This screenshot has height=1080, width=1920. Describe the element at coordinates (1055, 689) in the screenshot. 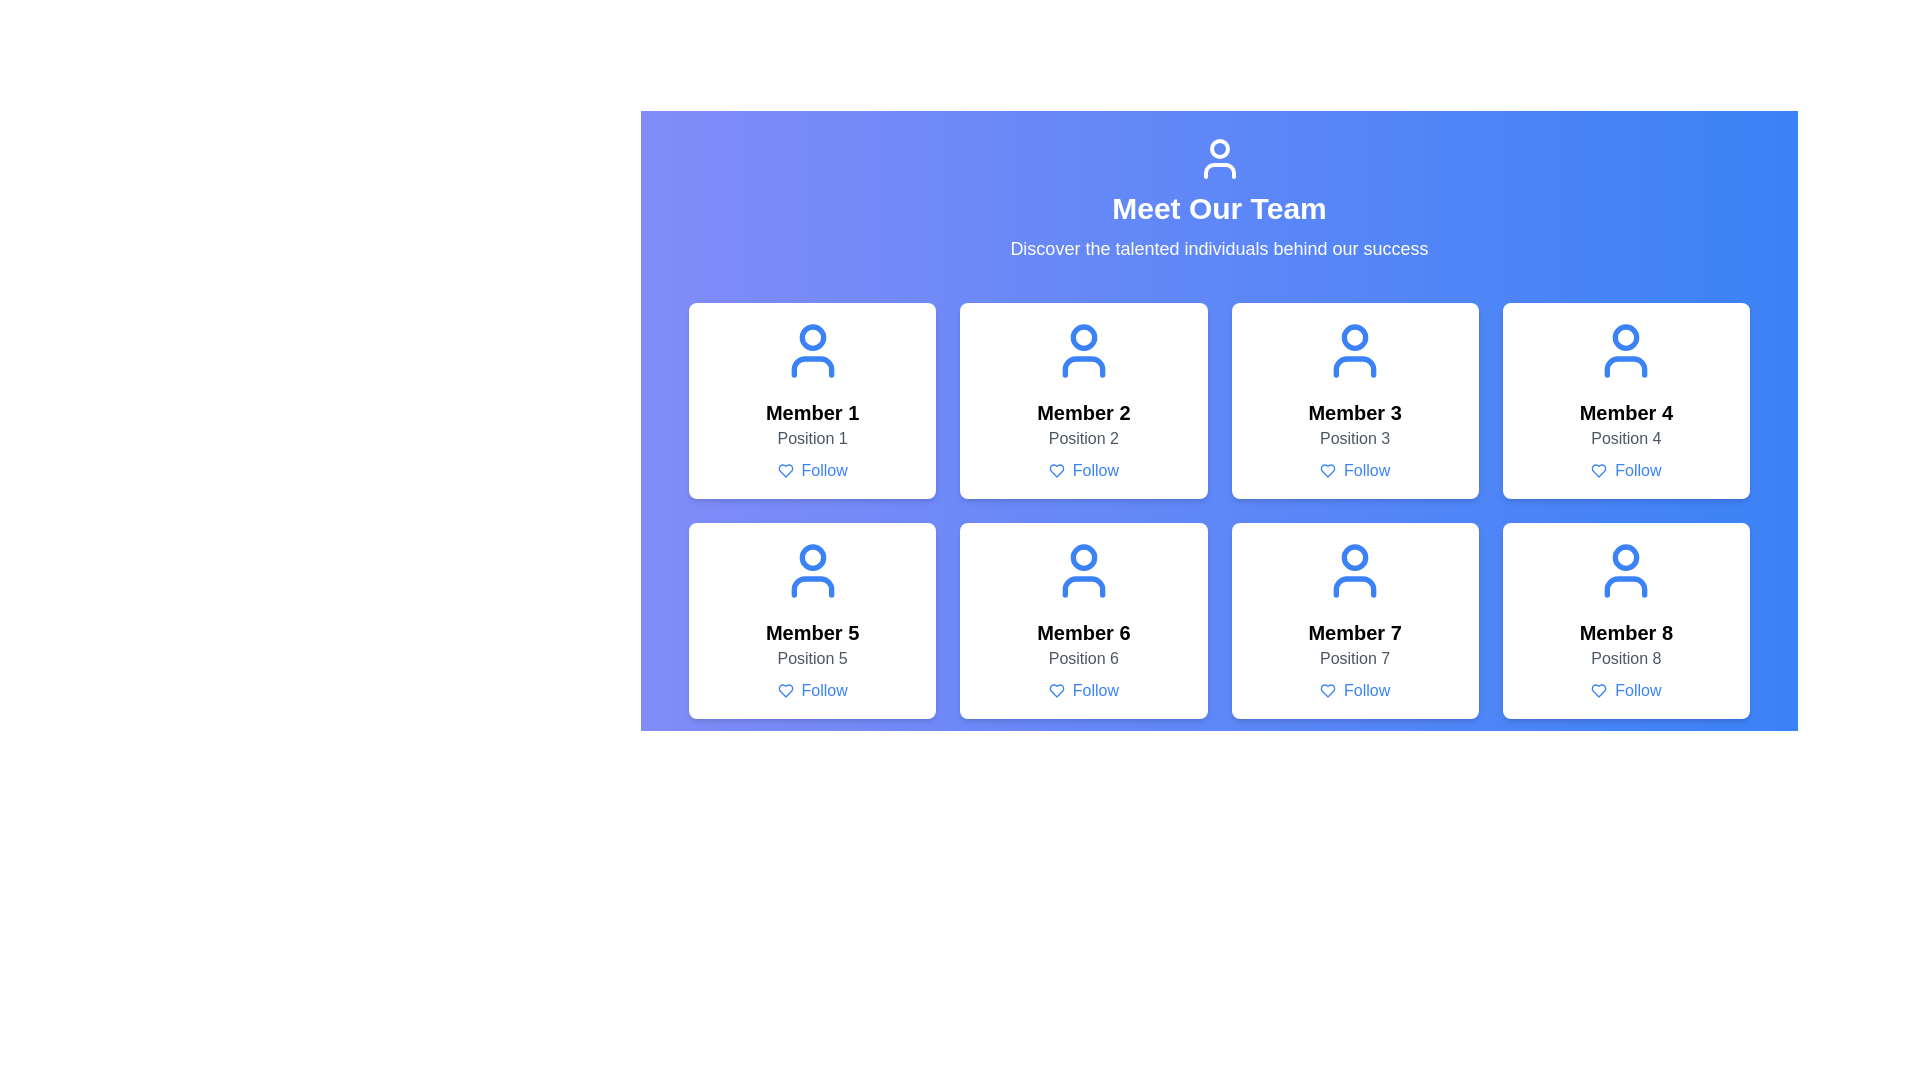

I see `the heart icon located to the left of the 'Follow' text in the card labeled 'Member 6, Position 6'` at that location.